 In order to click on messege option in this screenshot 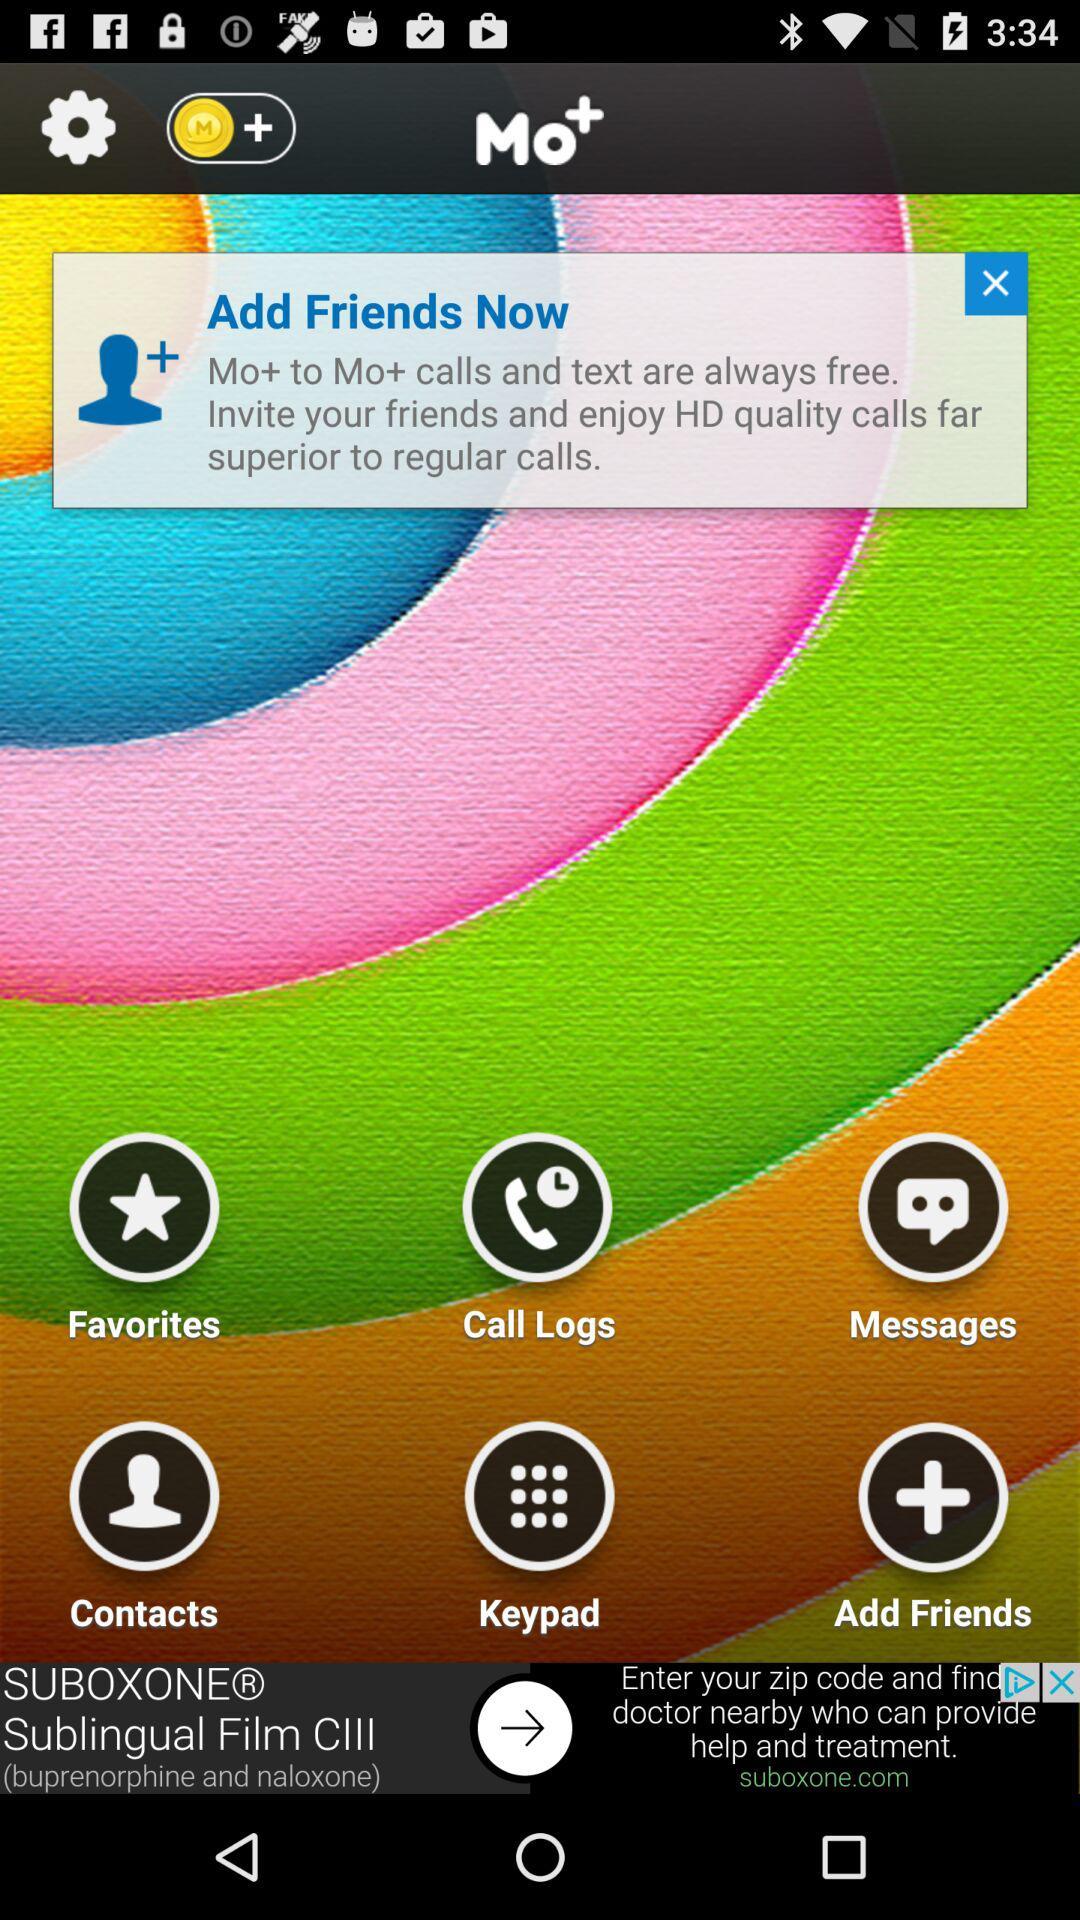, I will do `click(933, 1228)`.